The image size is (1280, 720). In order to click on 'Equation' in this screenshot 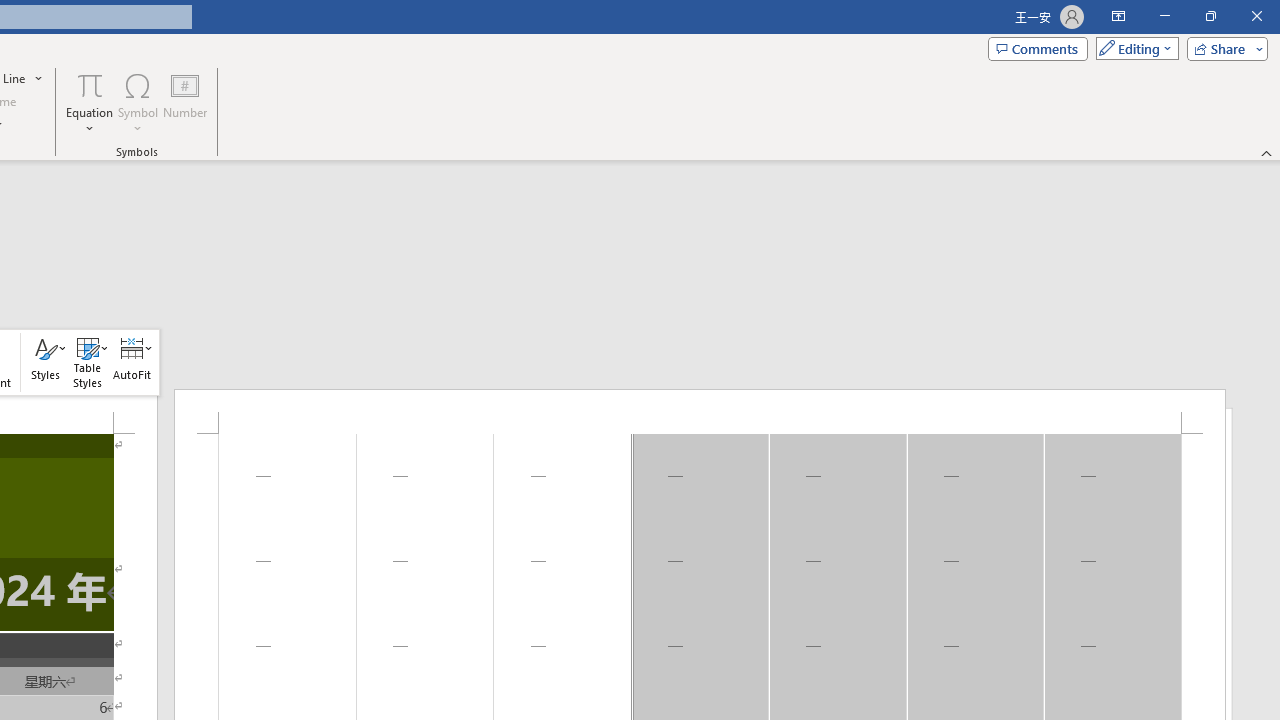, I will do `click(89, 103)`.